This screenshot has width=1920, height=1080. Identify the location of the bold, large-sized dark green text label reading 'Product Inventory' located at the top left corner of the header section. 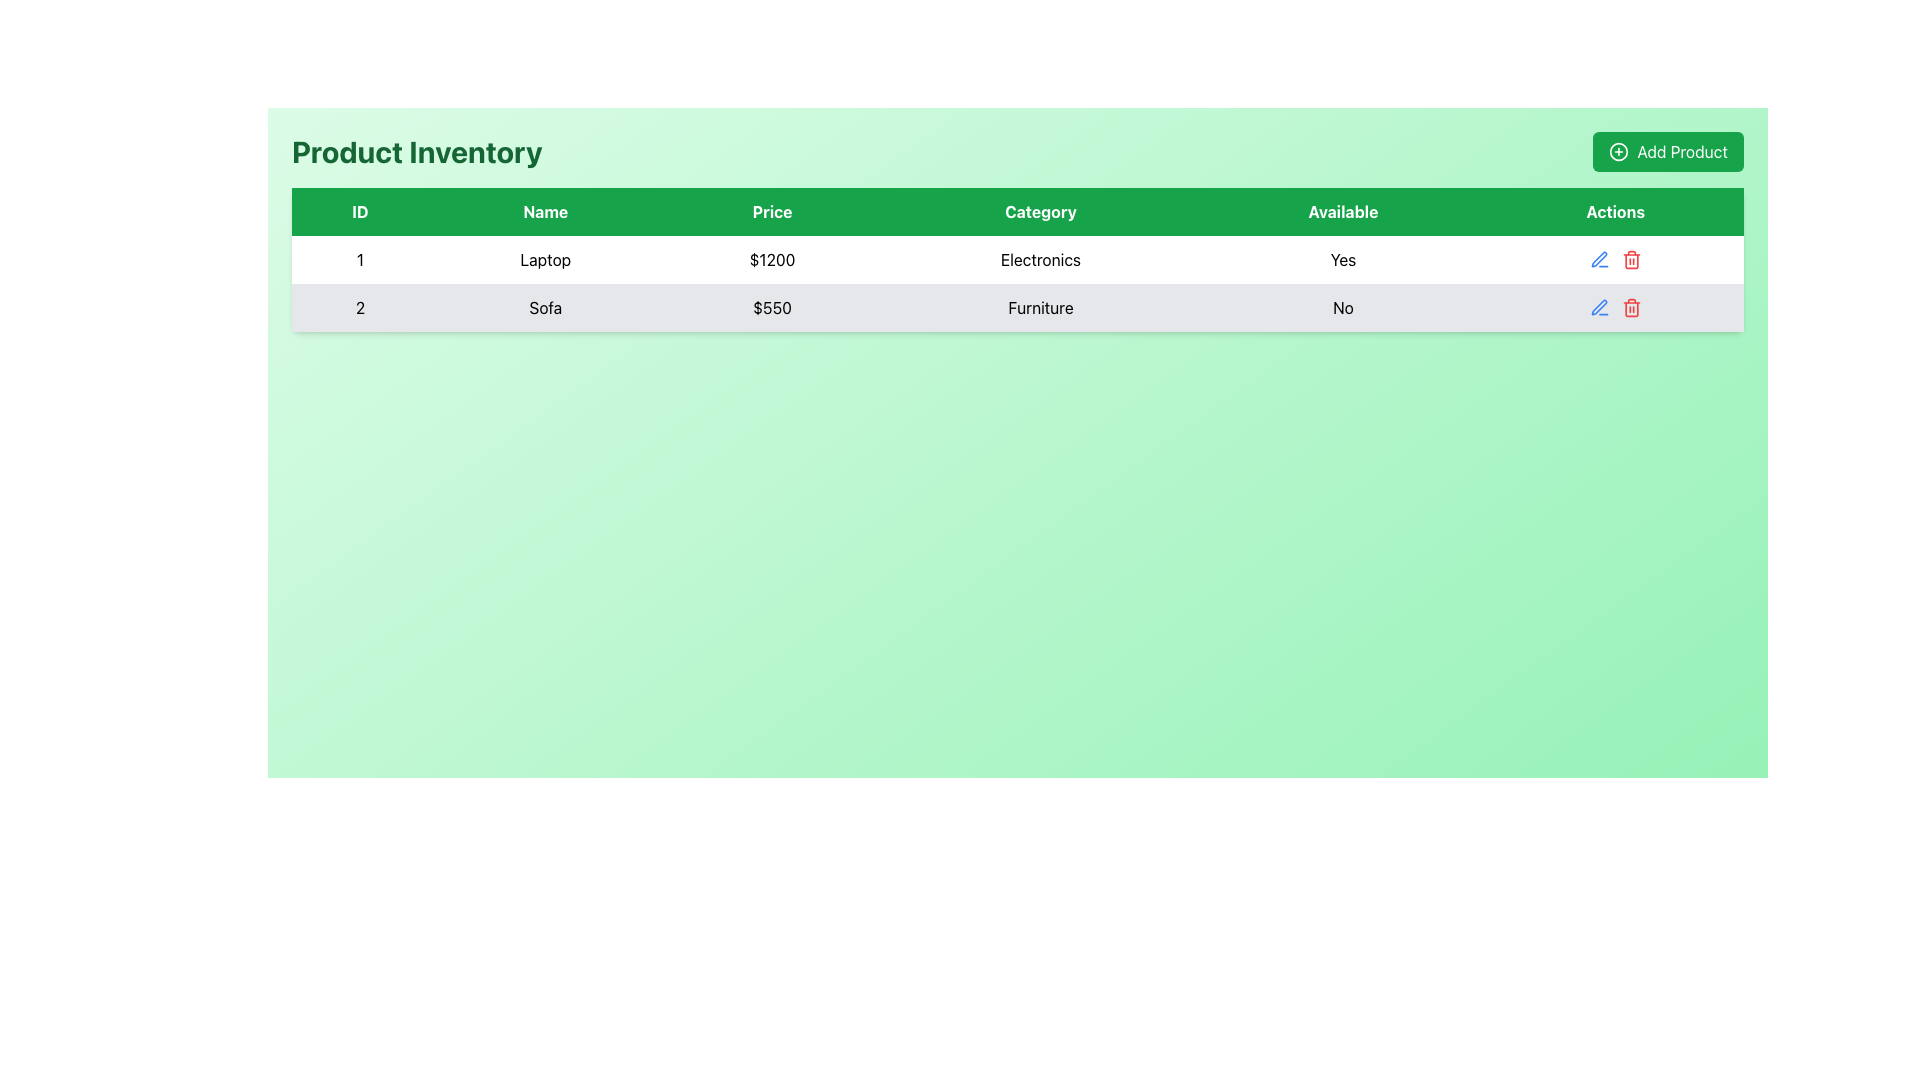
(416, 150).